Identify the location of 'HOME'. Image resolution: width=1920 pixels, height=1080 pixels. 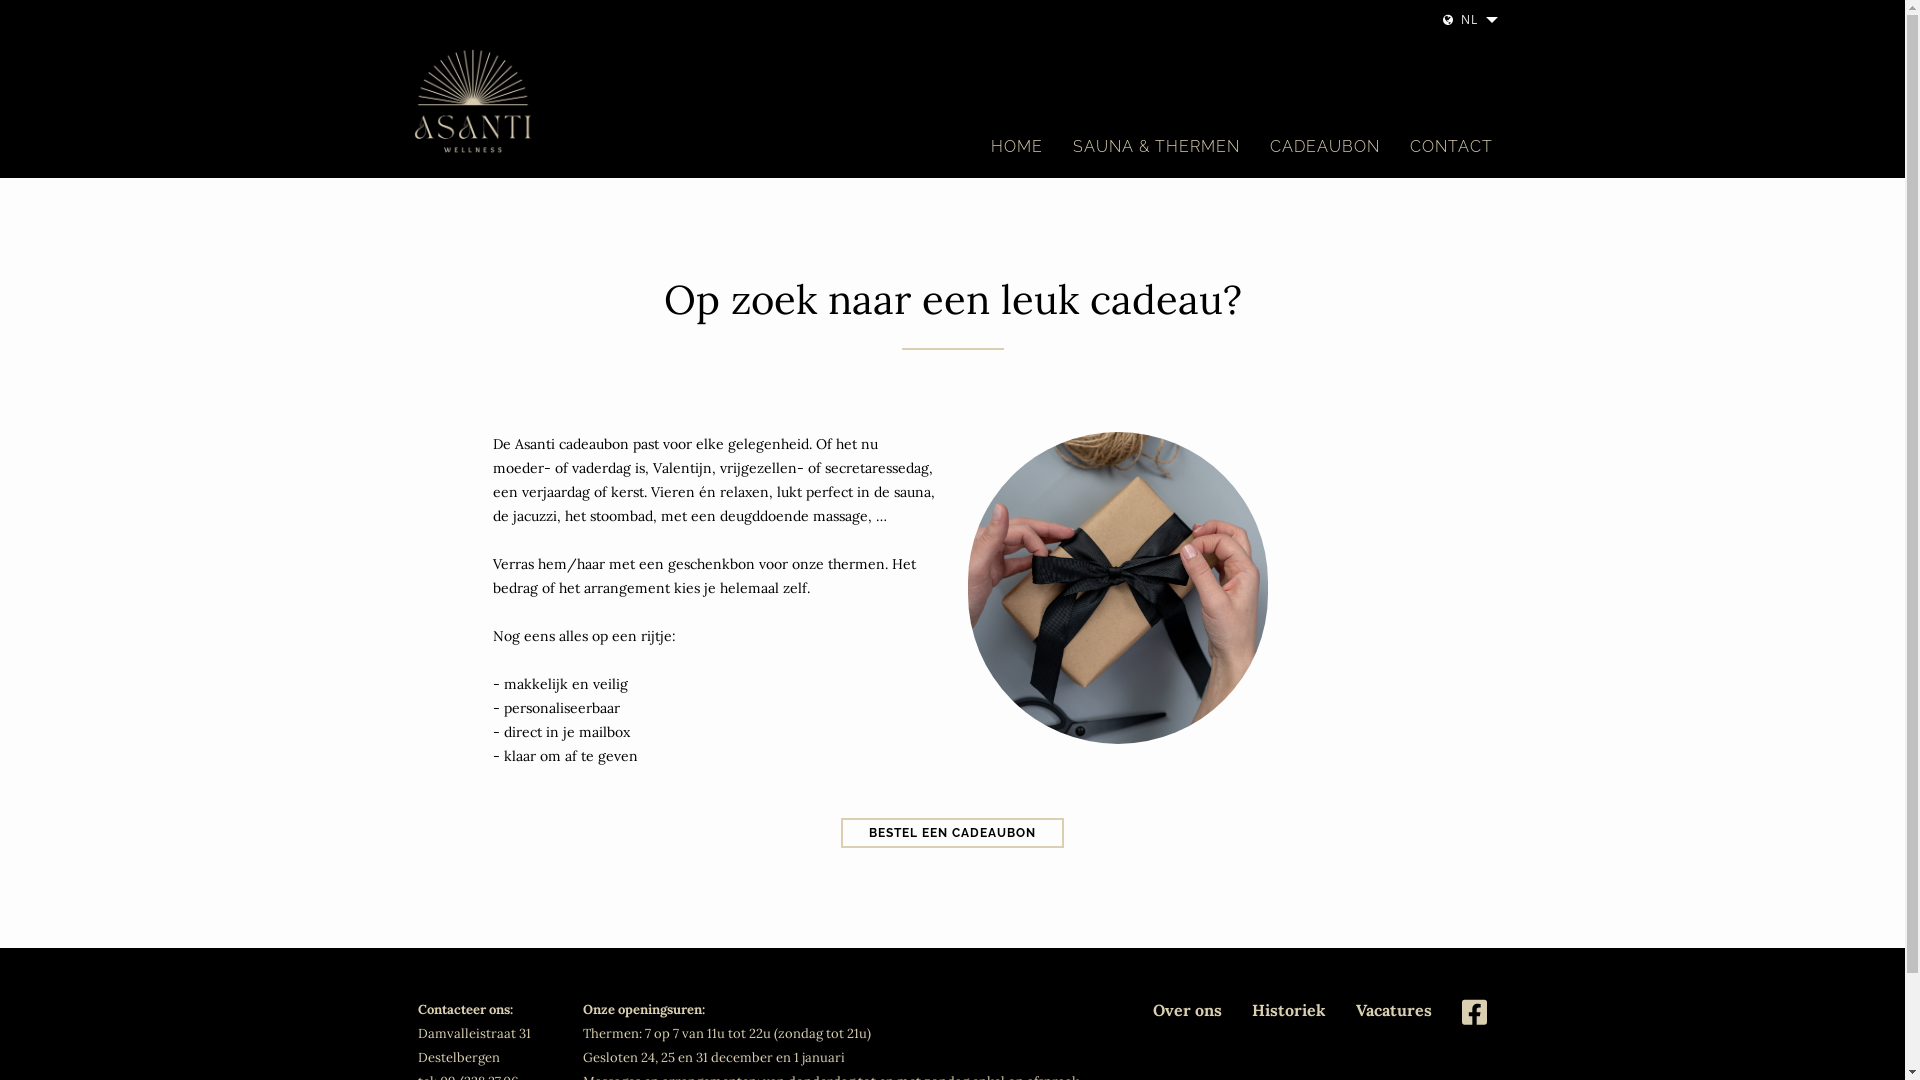
(1017, 145).